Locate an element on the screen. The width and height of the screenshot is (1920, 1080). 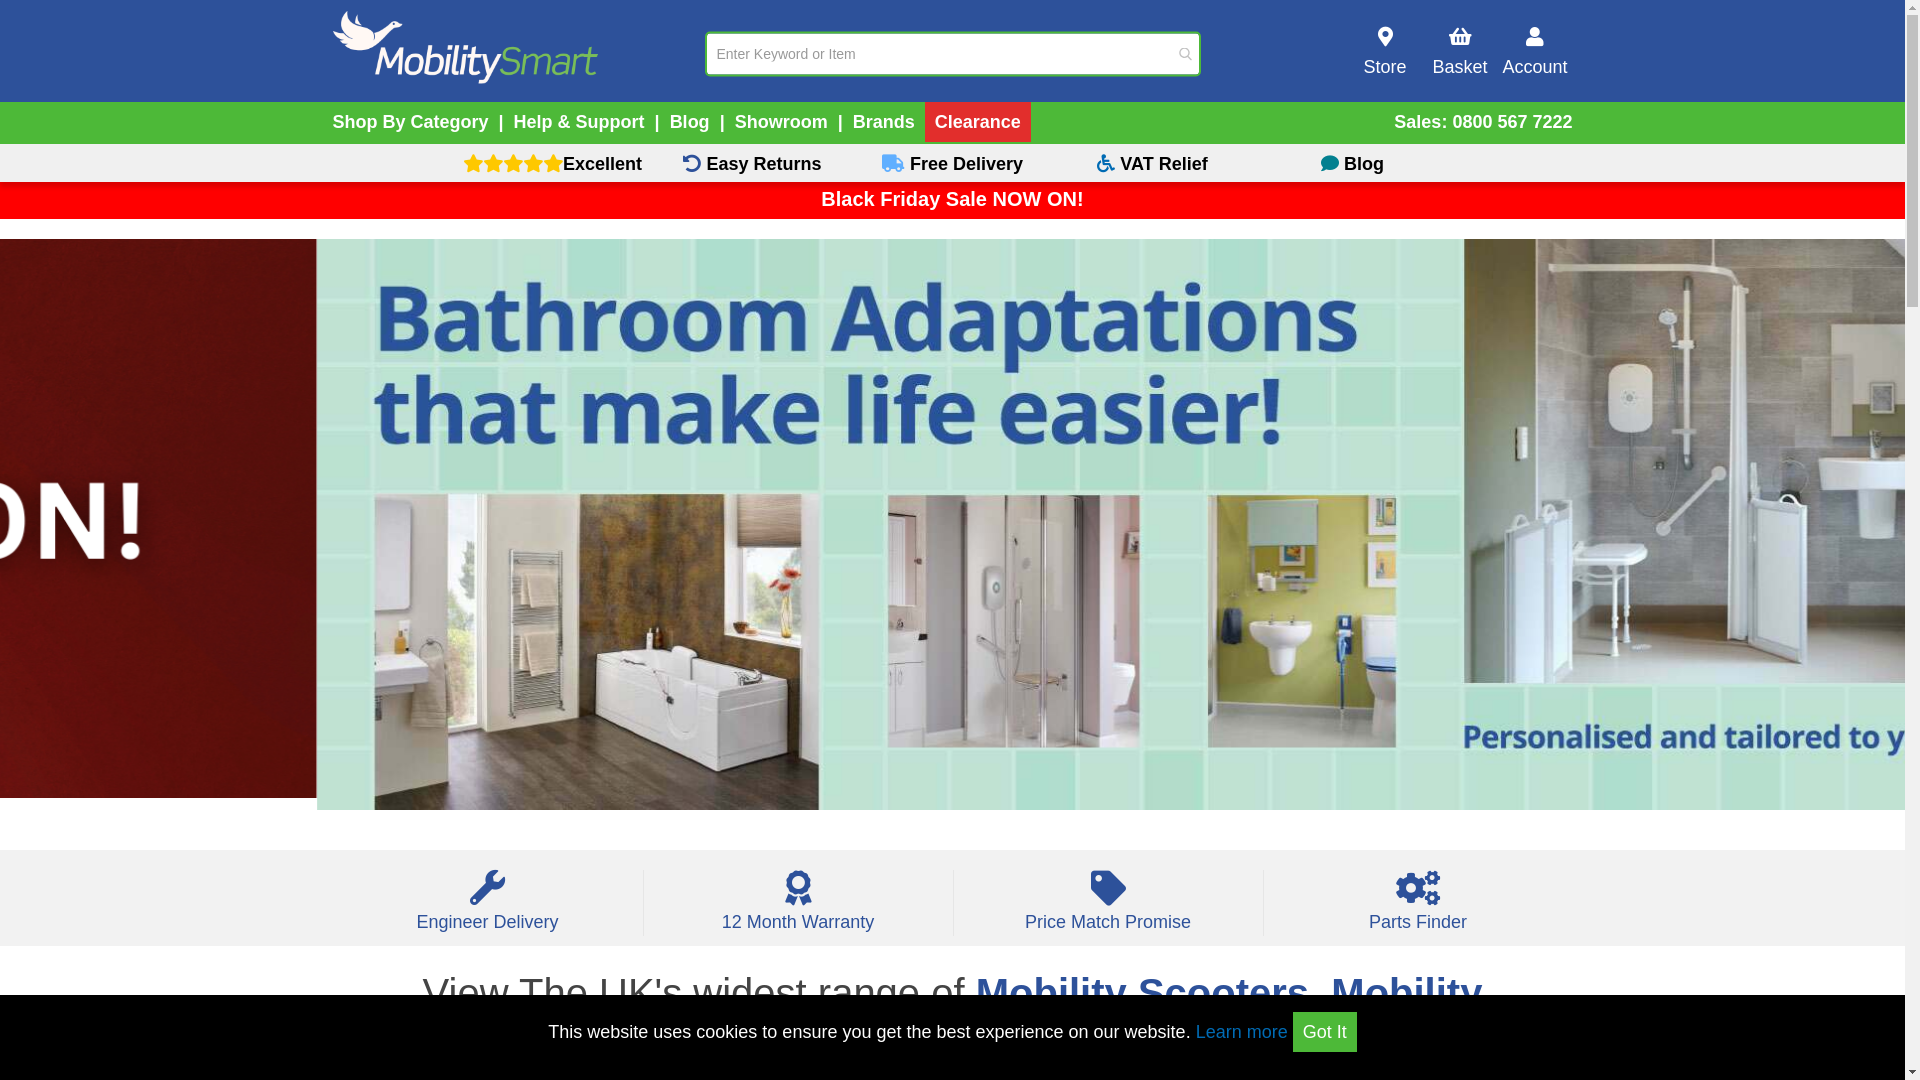
'Showroom' is located at coordinates (780, 122).